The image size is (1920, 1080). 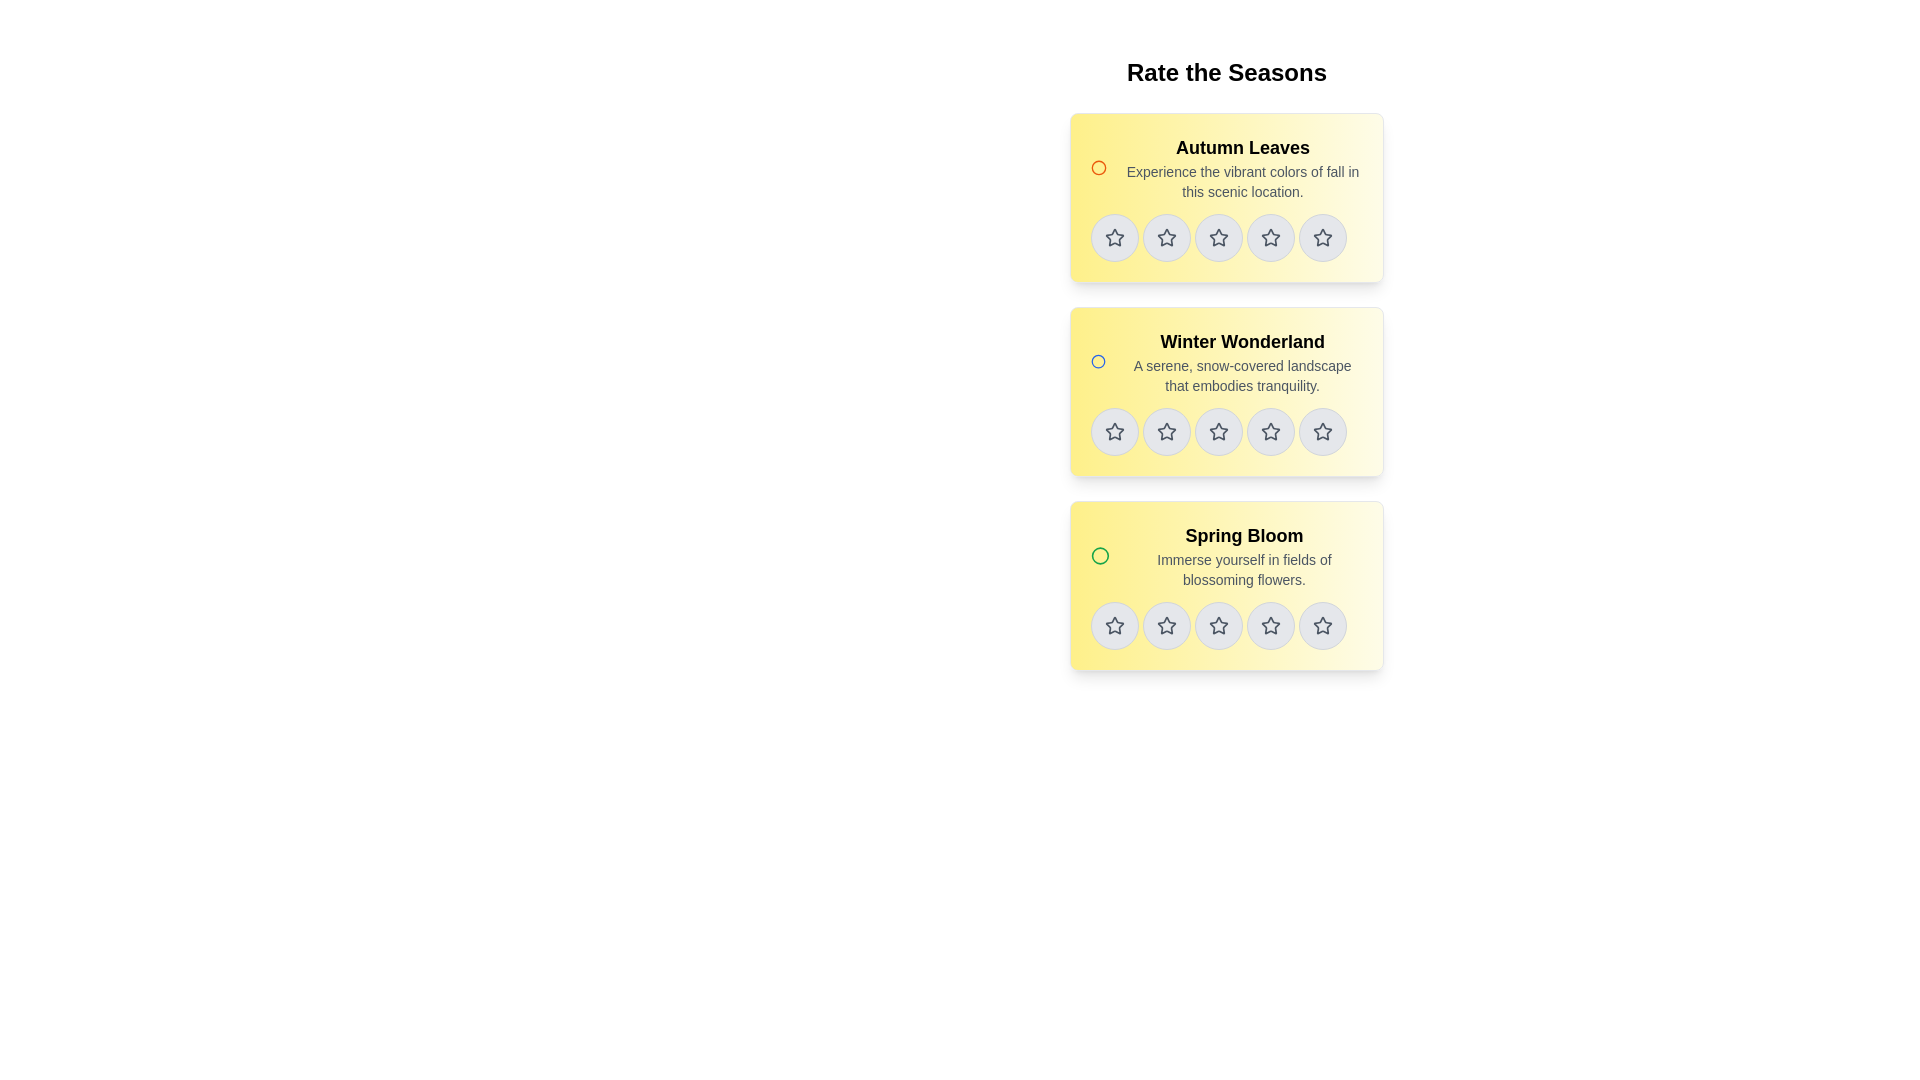 What do you see at coordinates (1270, 624) in the screenshot?
I see `the circular button with a gray background and star icon` at bounding box center [1270, 624].